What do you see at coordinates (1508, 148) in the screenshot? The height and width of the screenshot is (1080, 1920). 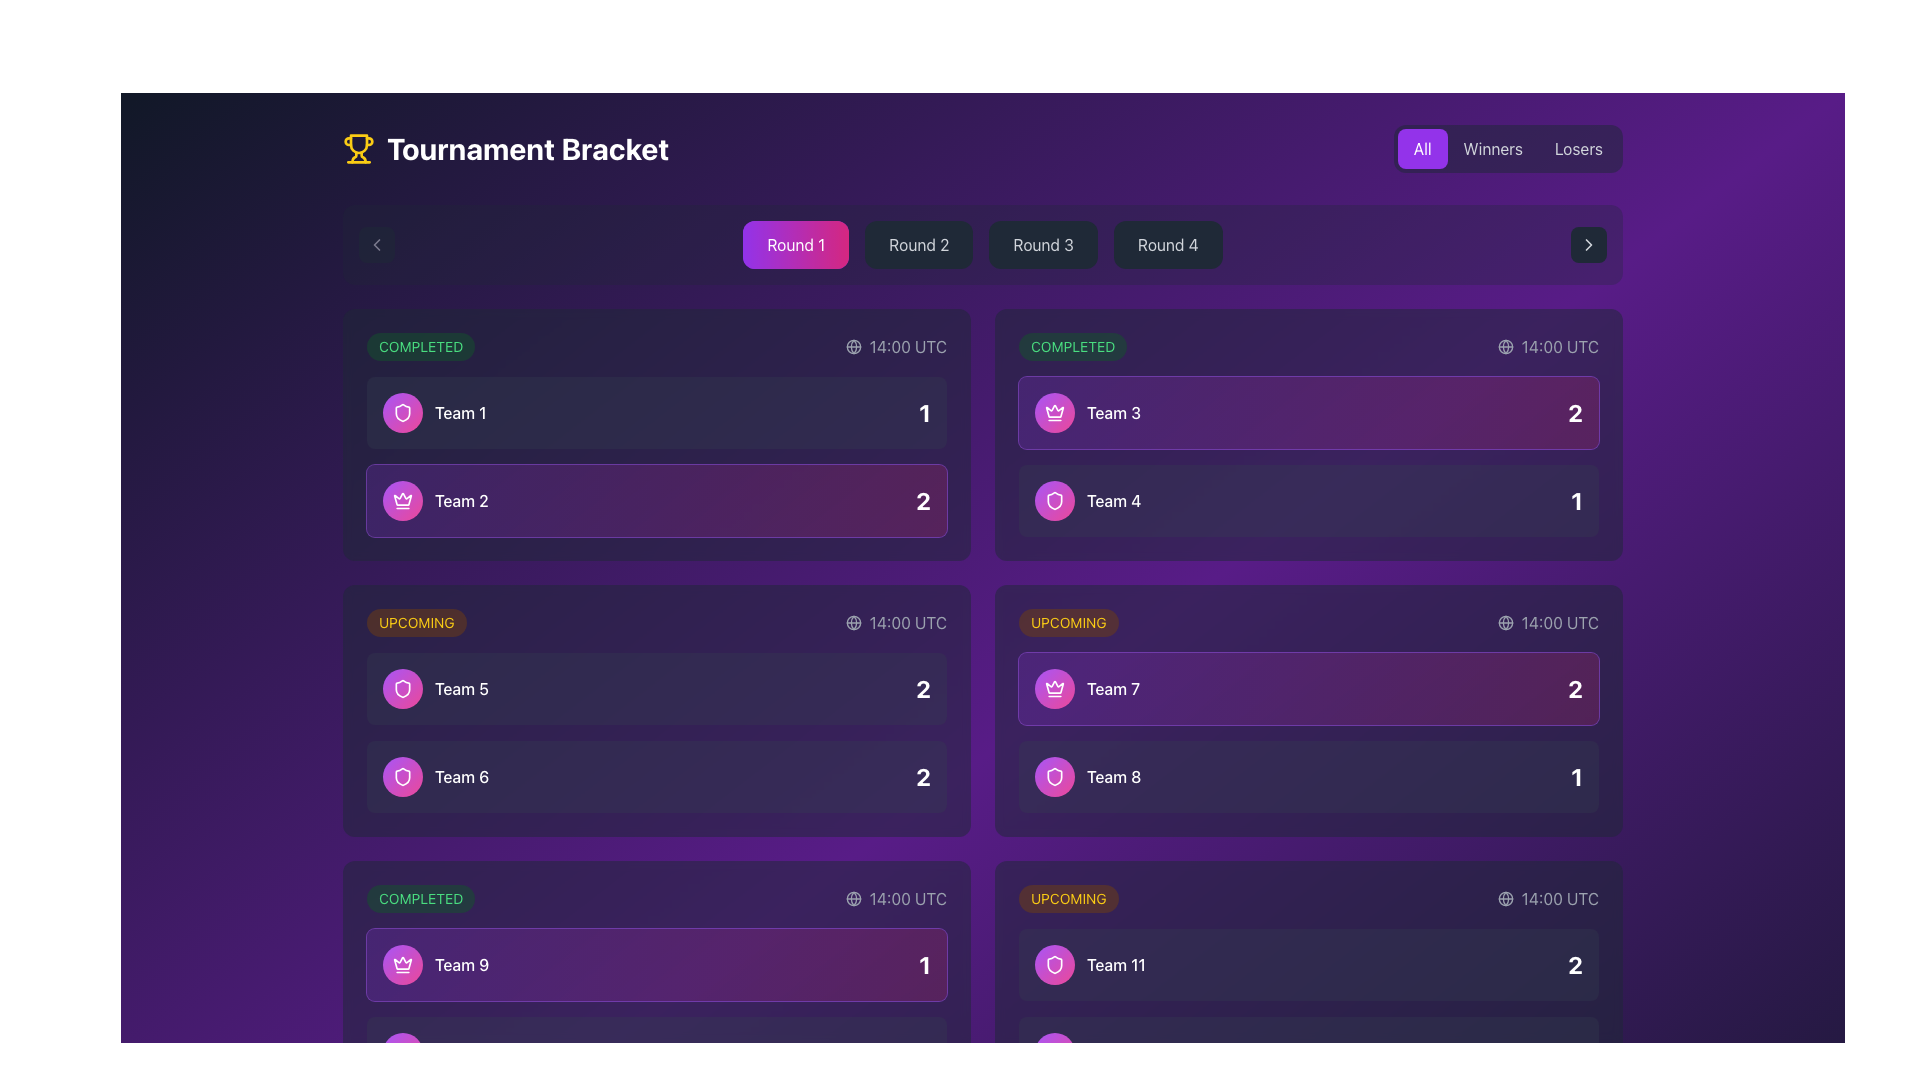 I see `the 'All' button with rounded corners, styled with a purple background and white text` at bounding box center [1508, 148].